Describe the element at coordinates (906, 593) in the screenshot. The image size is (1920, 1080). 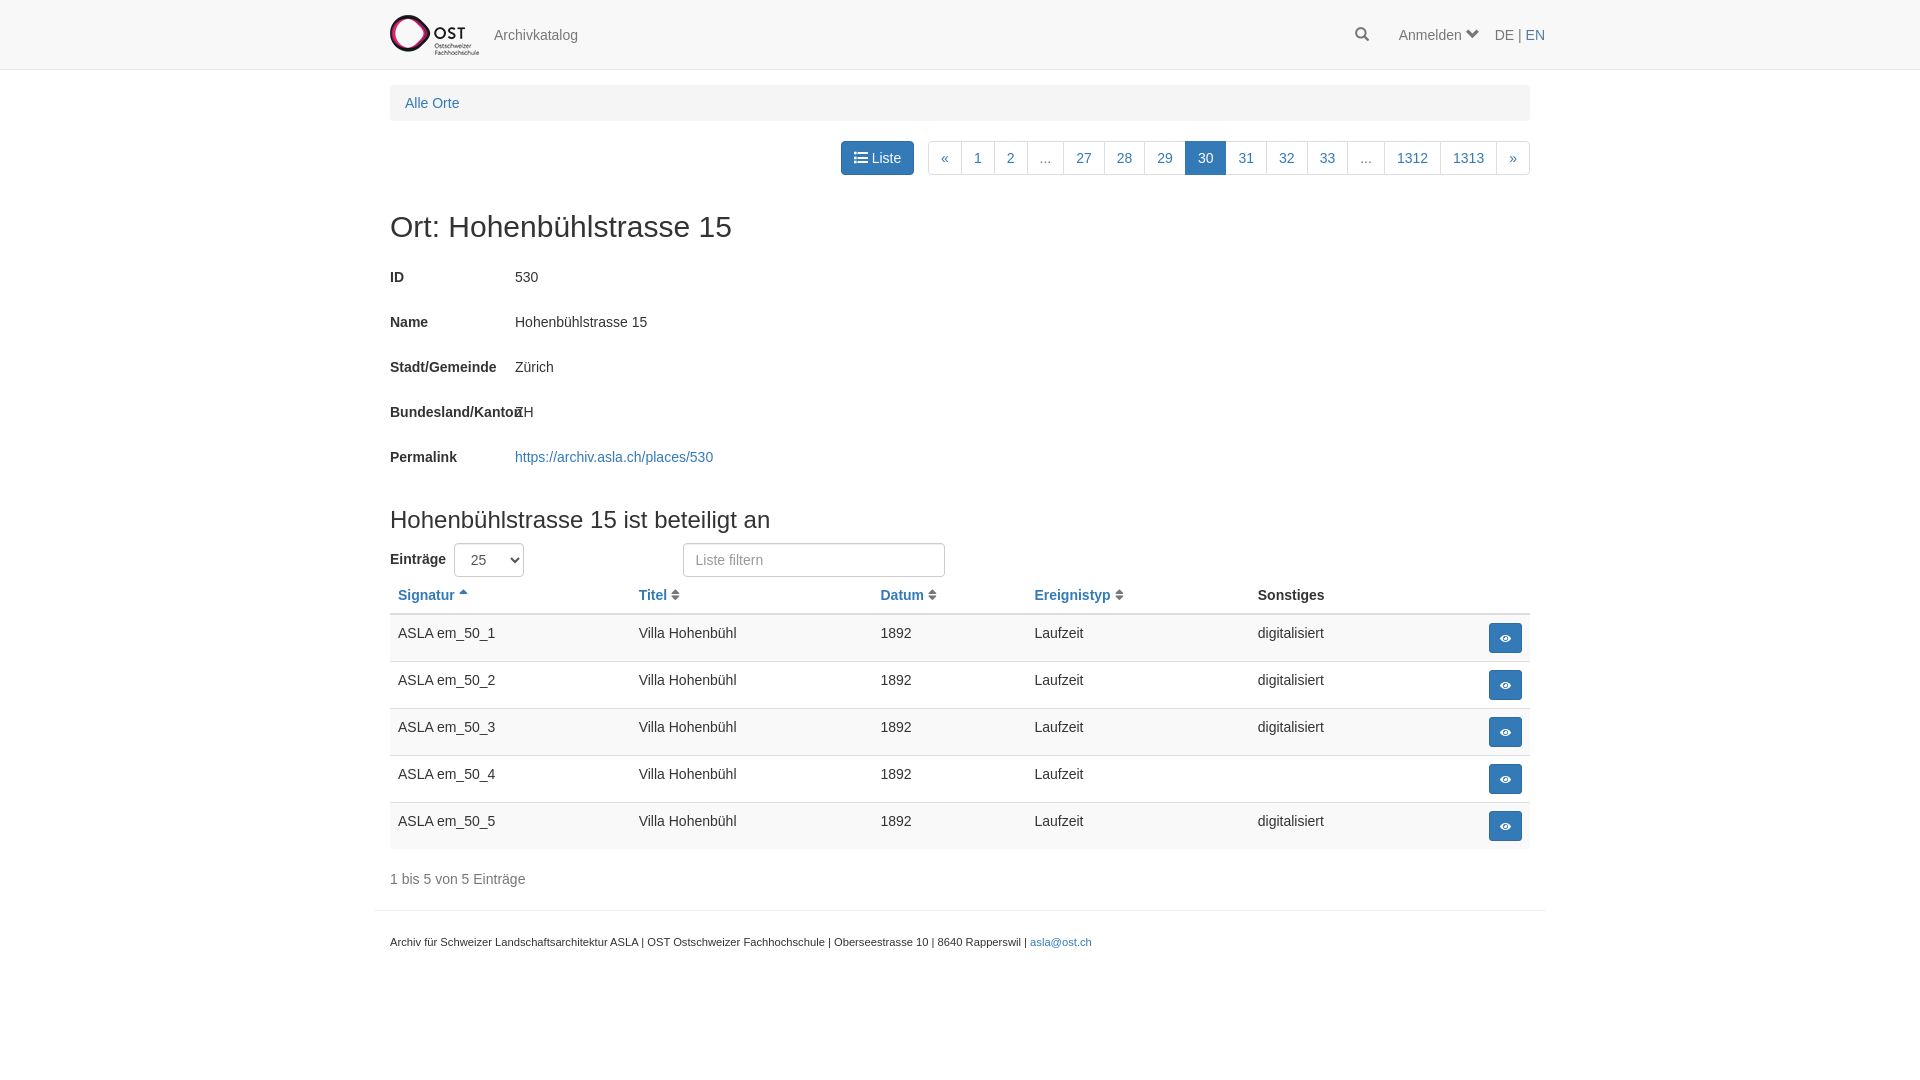
I see `'Datum'` at that location.